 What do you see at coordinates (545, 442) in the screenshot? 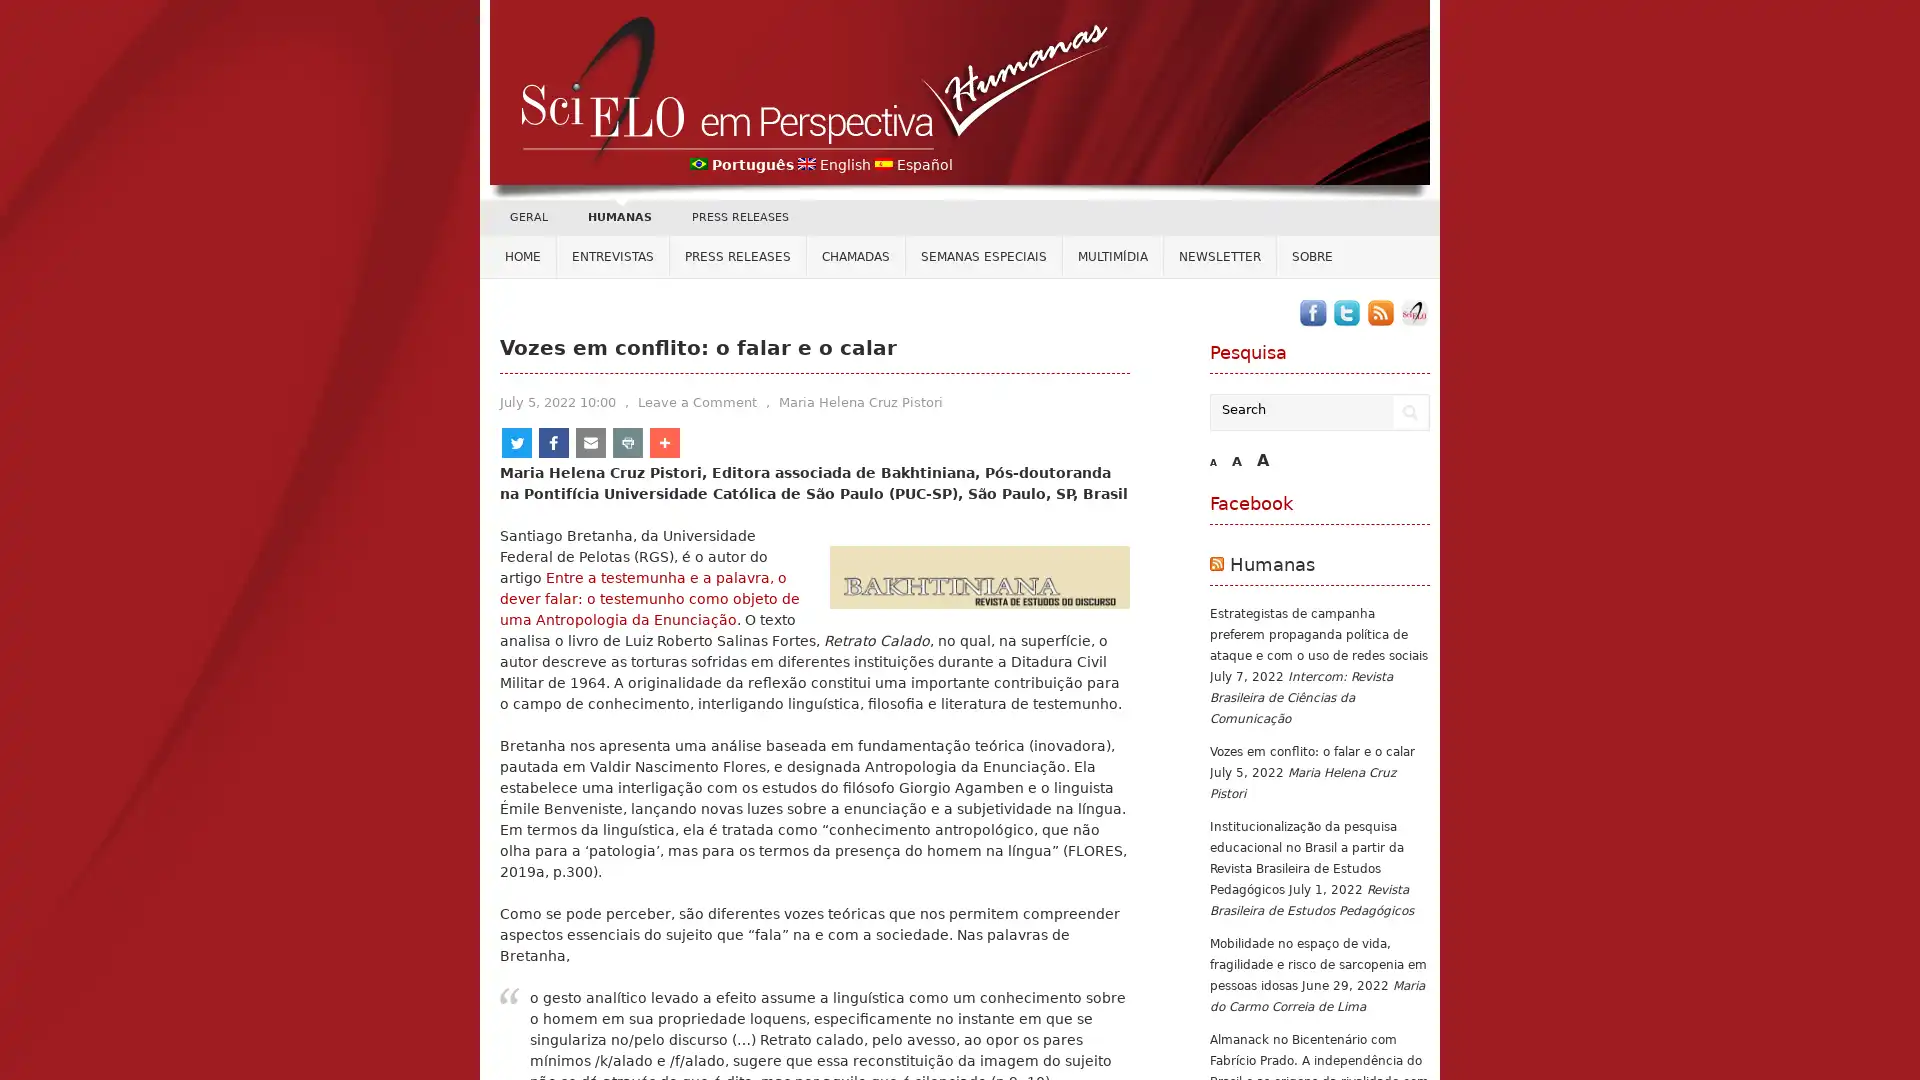
I see `Share to Twitter Twitter` at bounding box center [545, 442].